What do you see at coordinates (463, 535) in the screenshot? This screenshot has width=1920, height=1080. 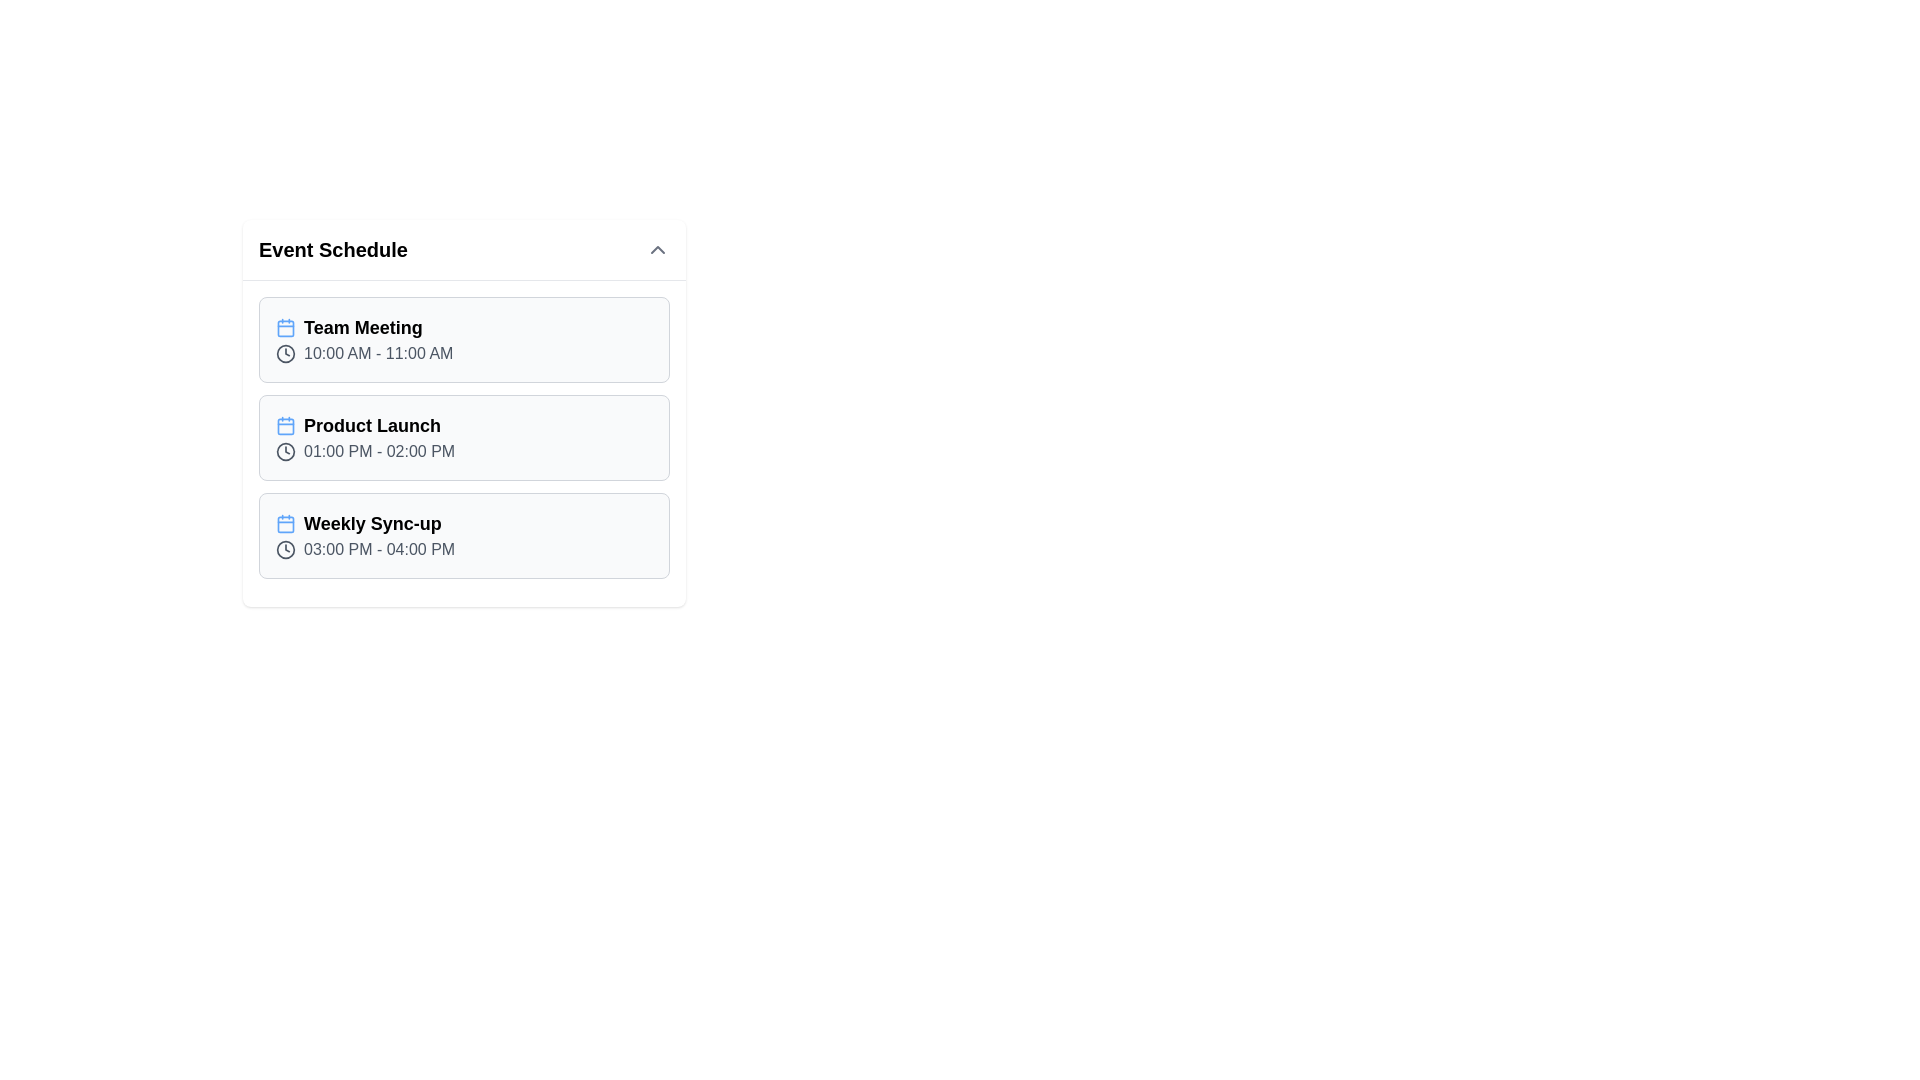 I see `the 'Weekly Sync-up' event card, which is the third item` at bounding box center [463, 535].